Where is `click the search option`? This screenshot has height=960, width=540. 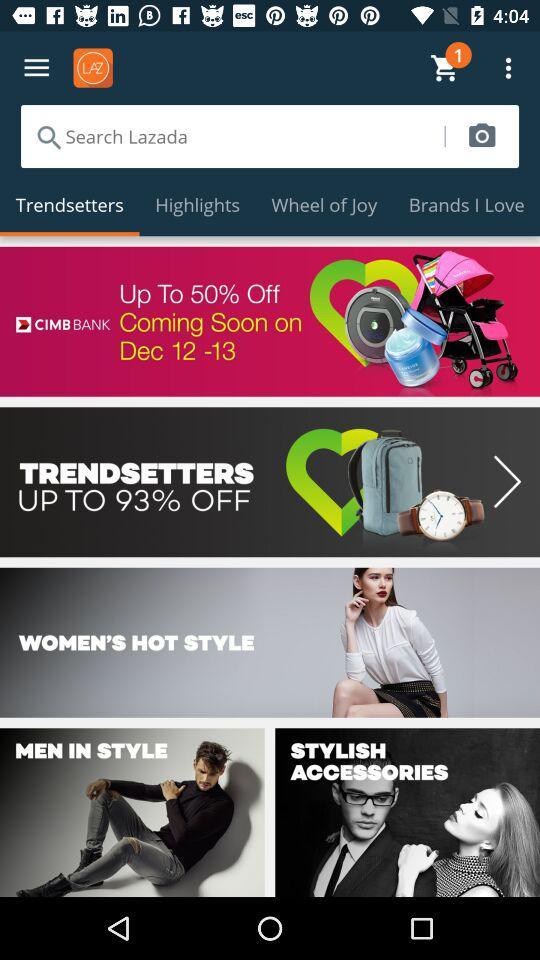 click the search option is located at coordinates (231, 135).